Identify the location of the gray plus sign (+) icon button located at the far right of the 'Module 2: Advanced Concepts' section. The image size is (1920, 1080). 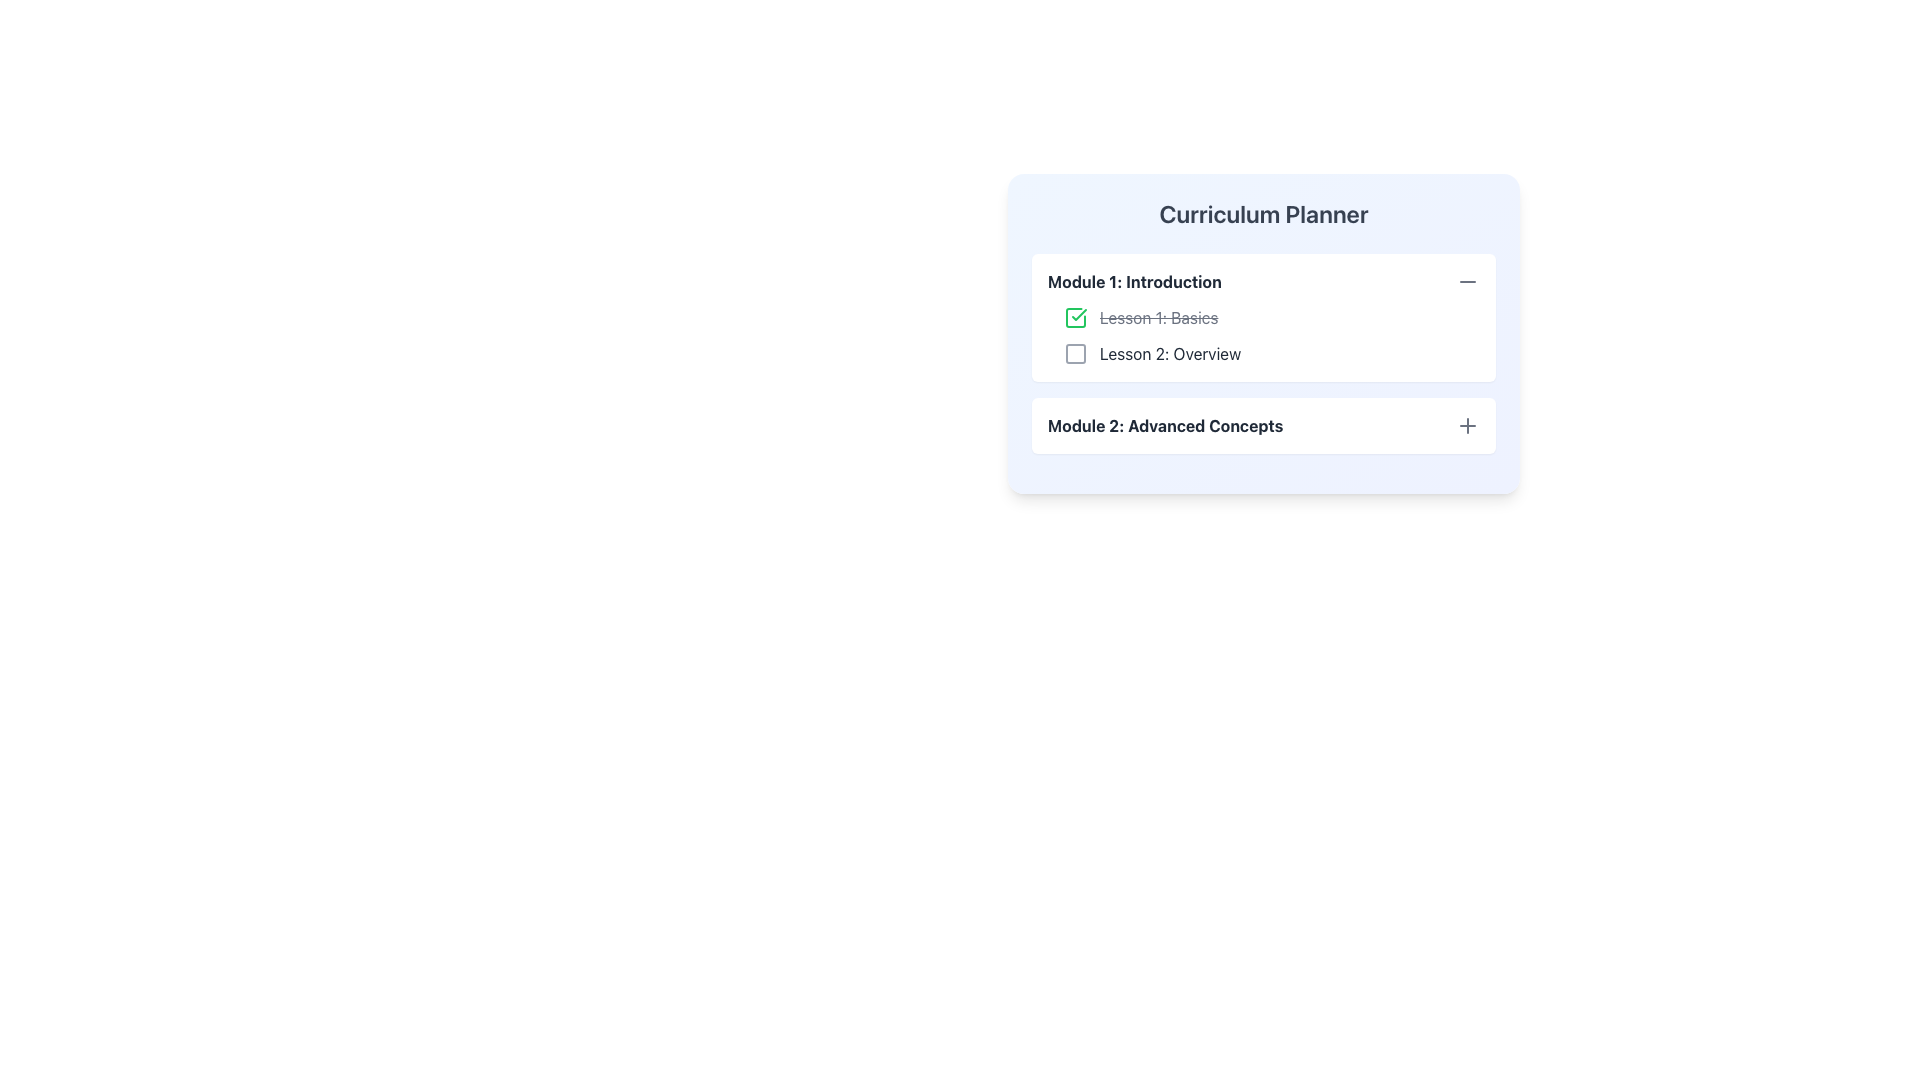
(1468, 424).